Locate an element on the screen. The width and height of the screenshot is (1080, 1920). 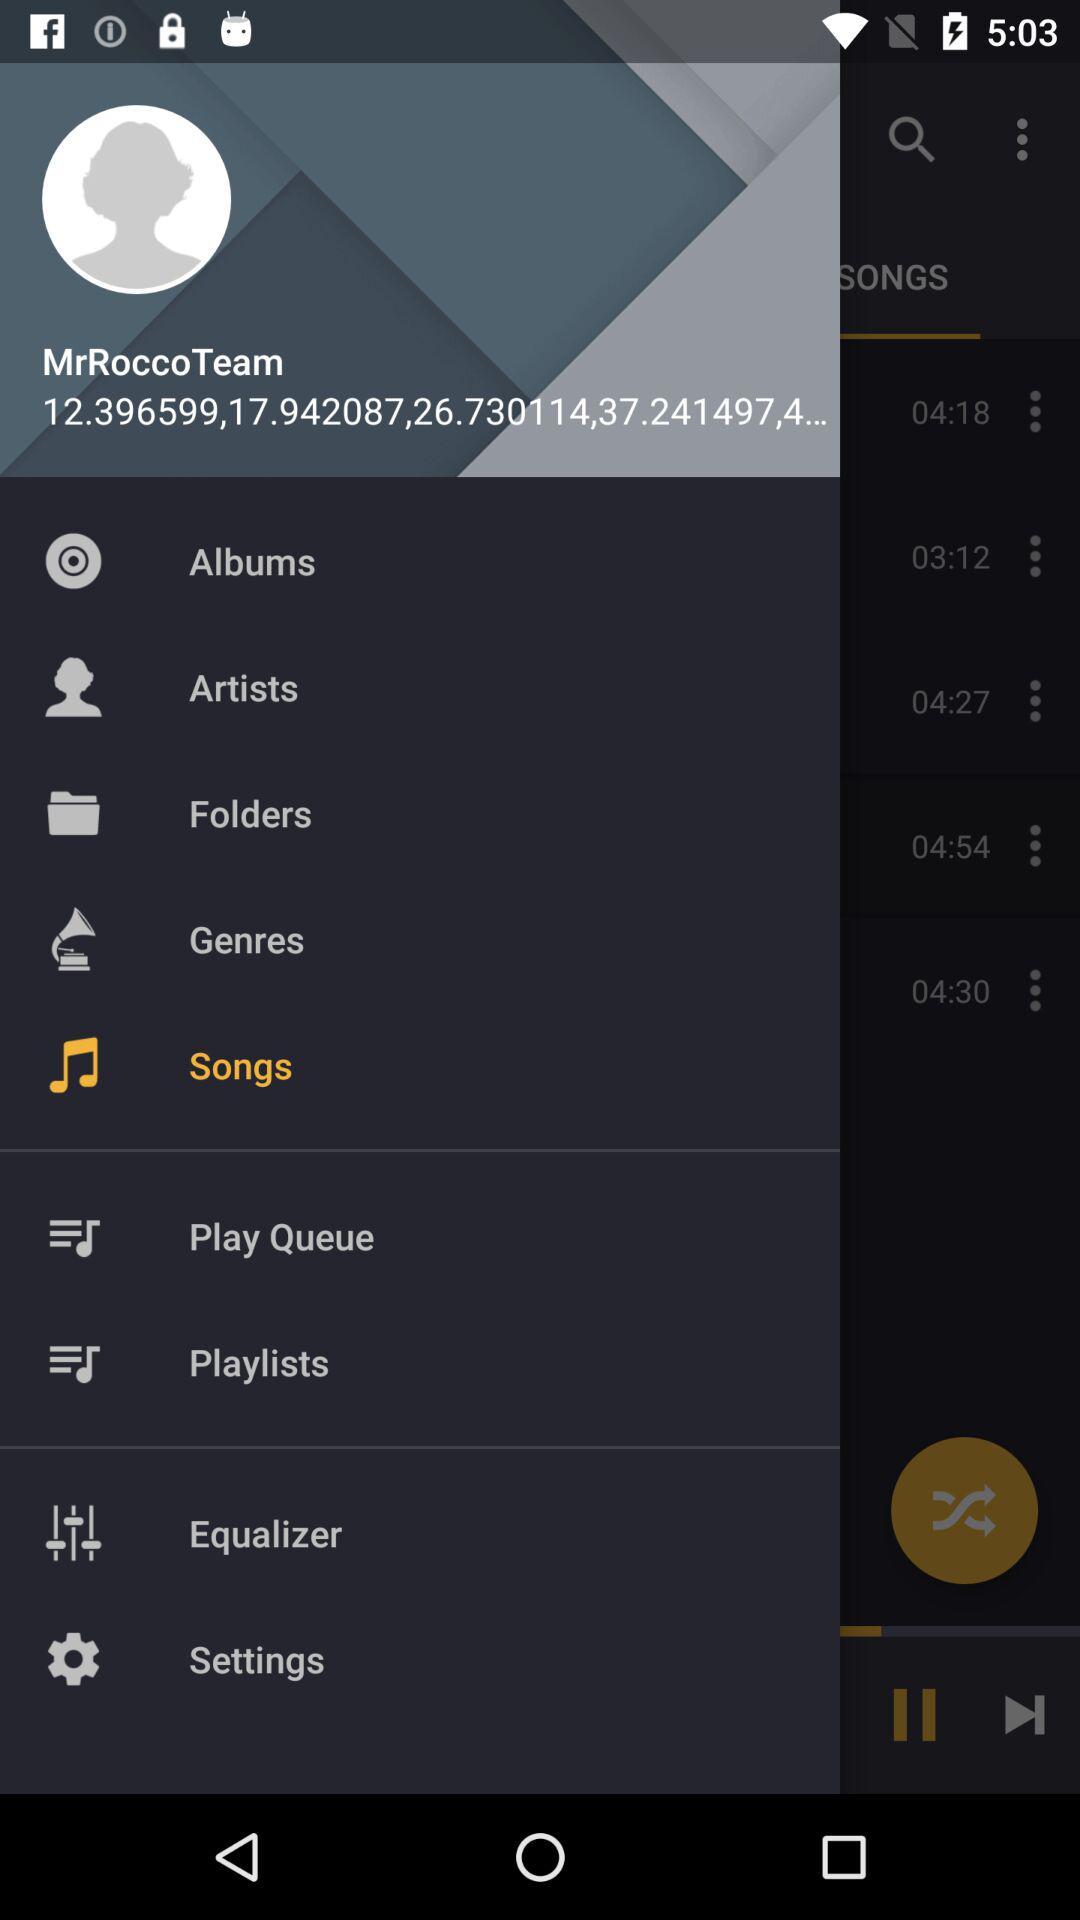
the skip_next icon is located at coordinates (1024, 1713).